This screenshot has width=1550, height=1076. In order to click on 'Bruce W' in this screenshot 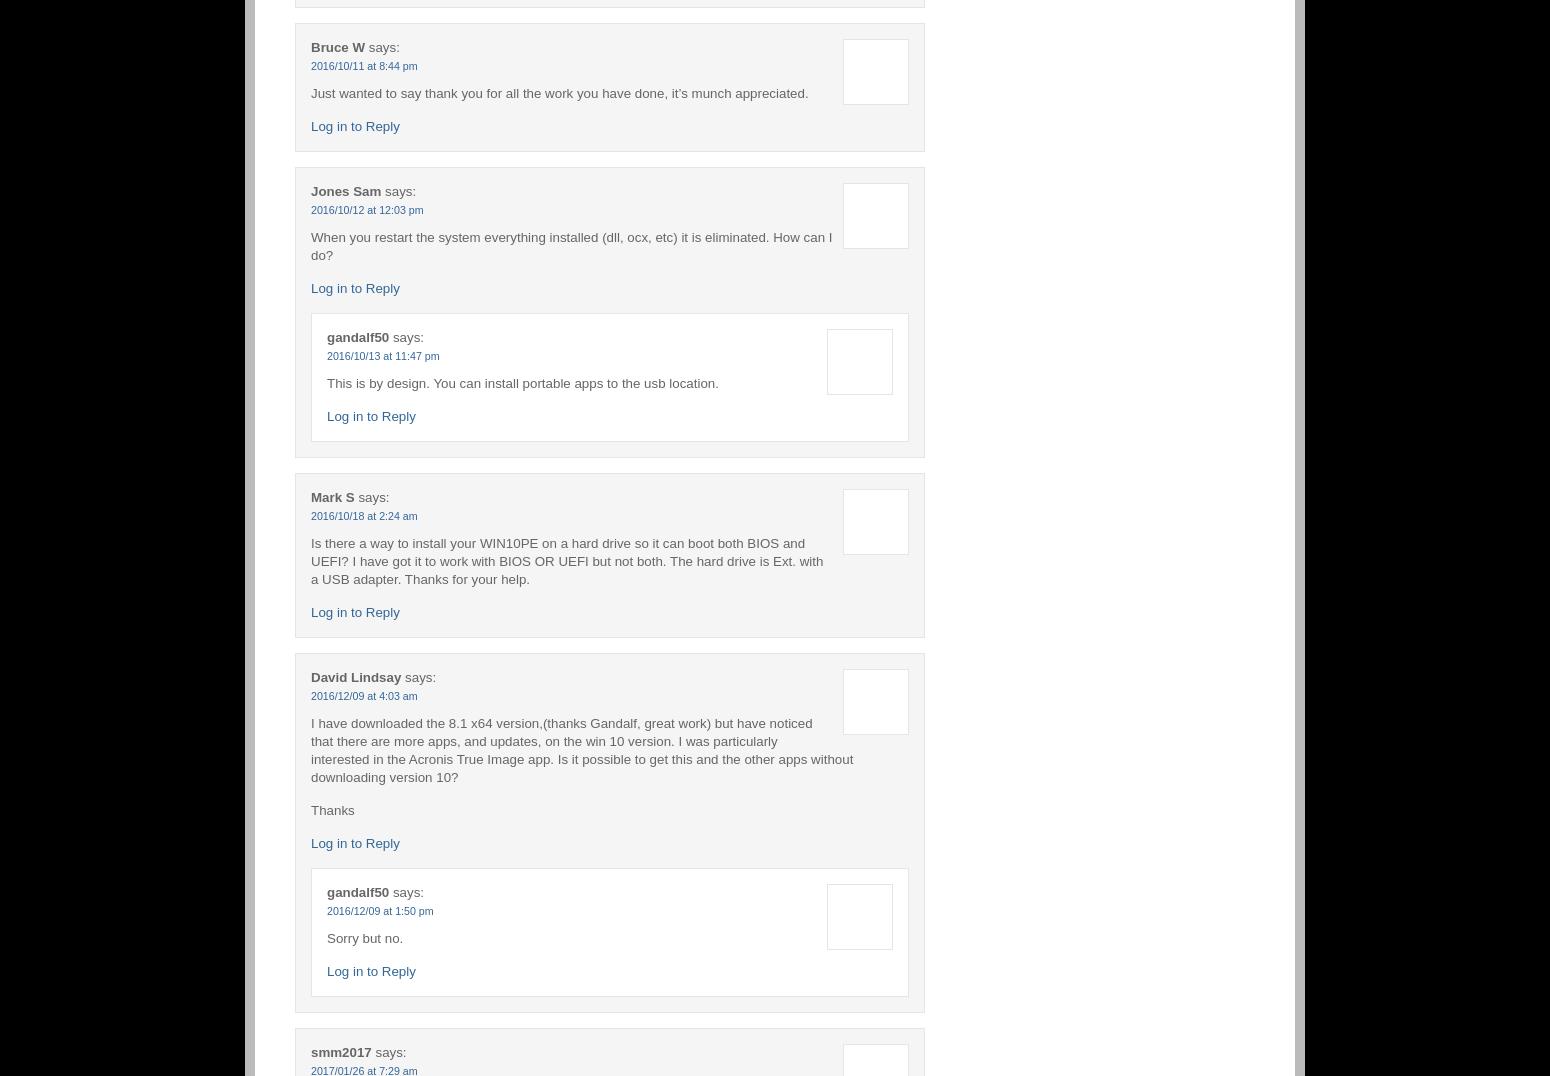, I will do `click(337, 46)`.